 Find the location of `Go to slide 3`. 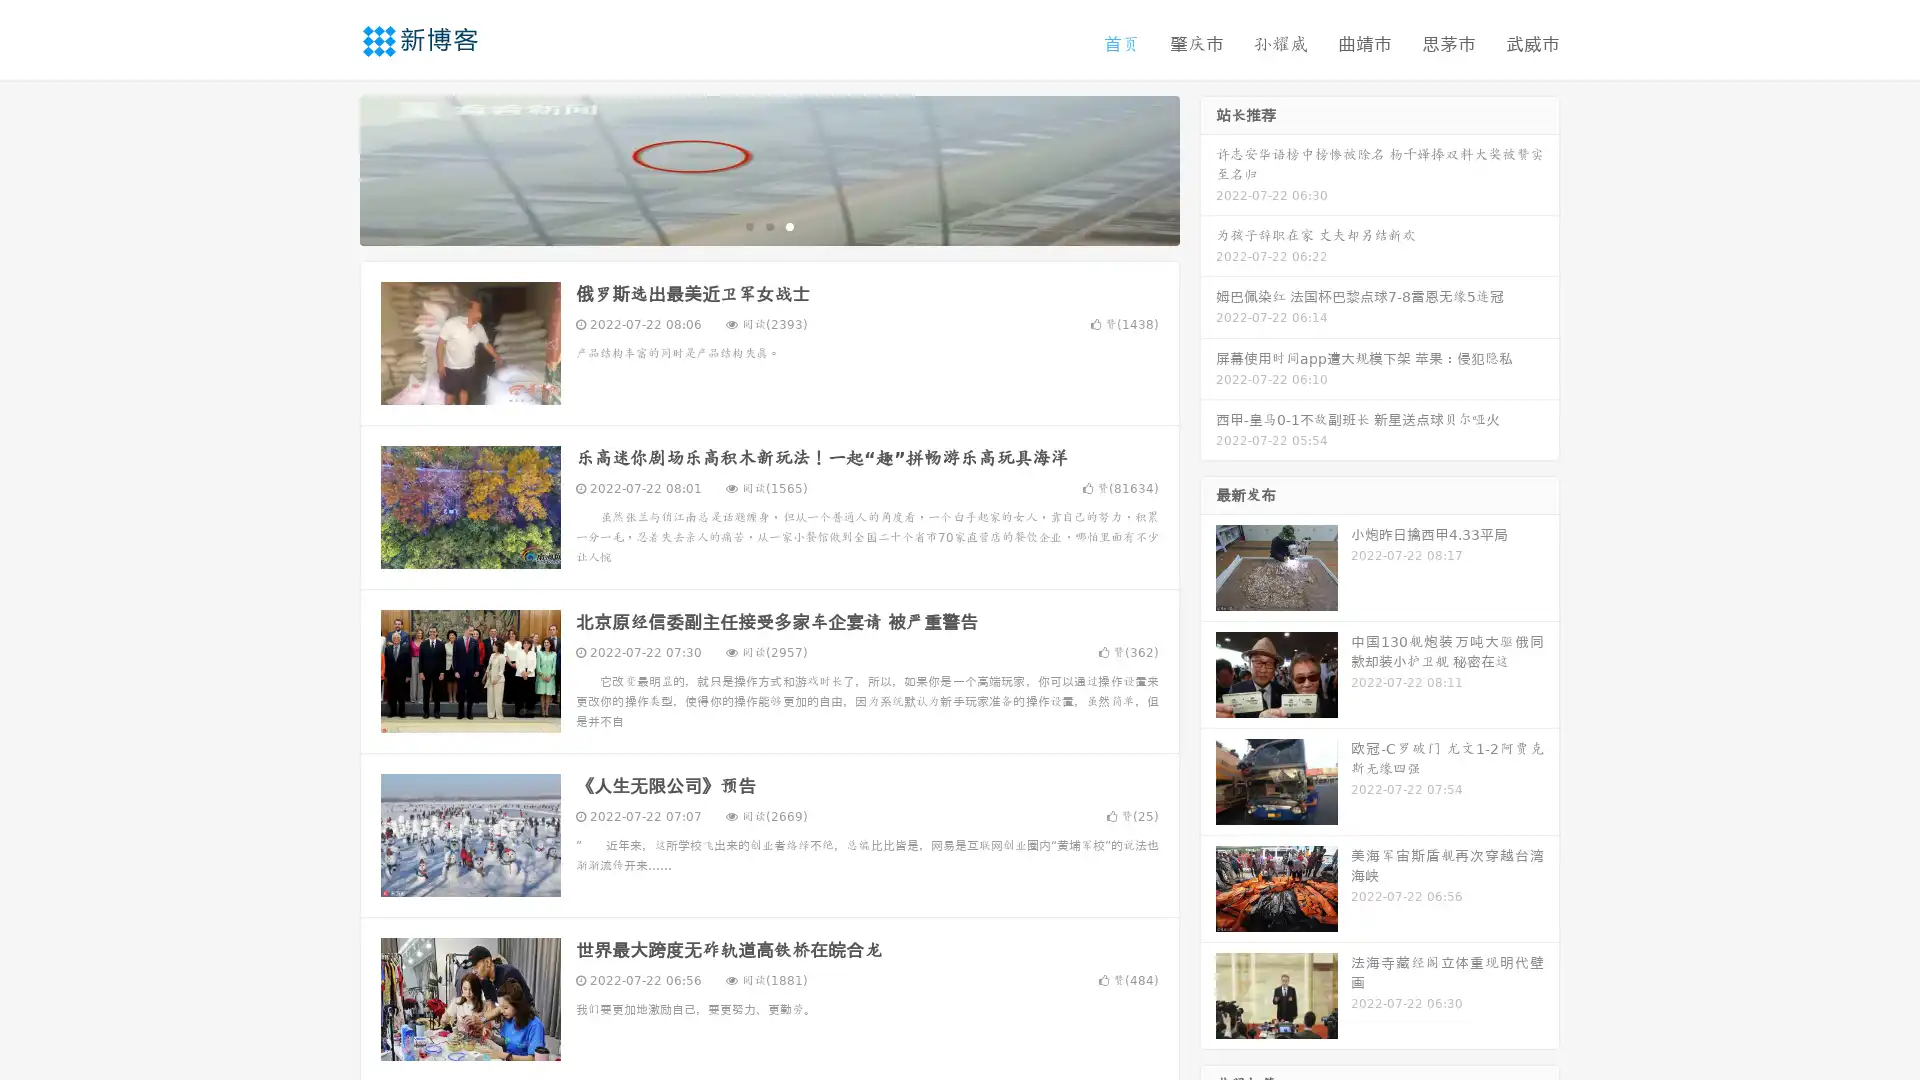

Go to slide 3 is located at coordinates (789, 225).